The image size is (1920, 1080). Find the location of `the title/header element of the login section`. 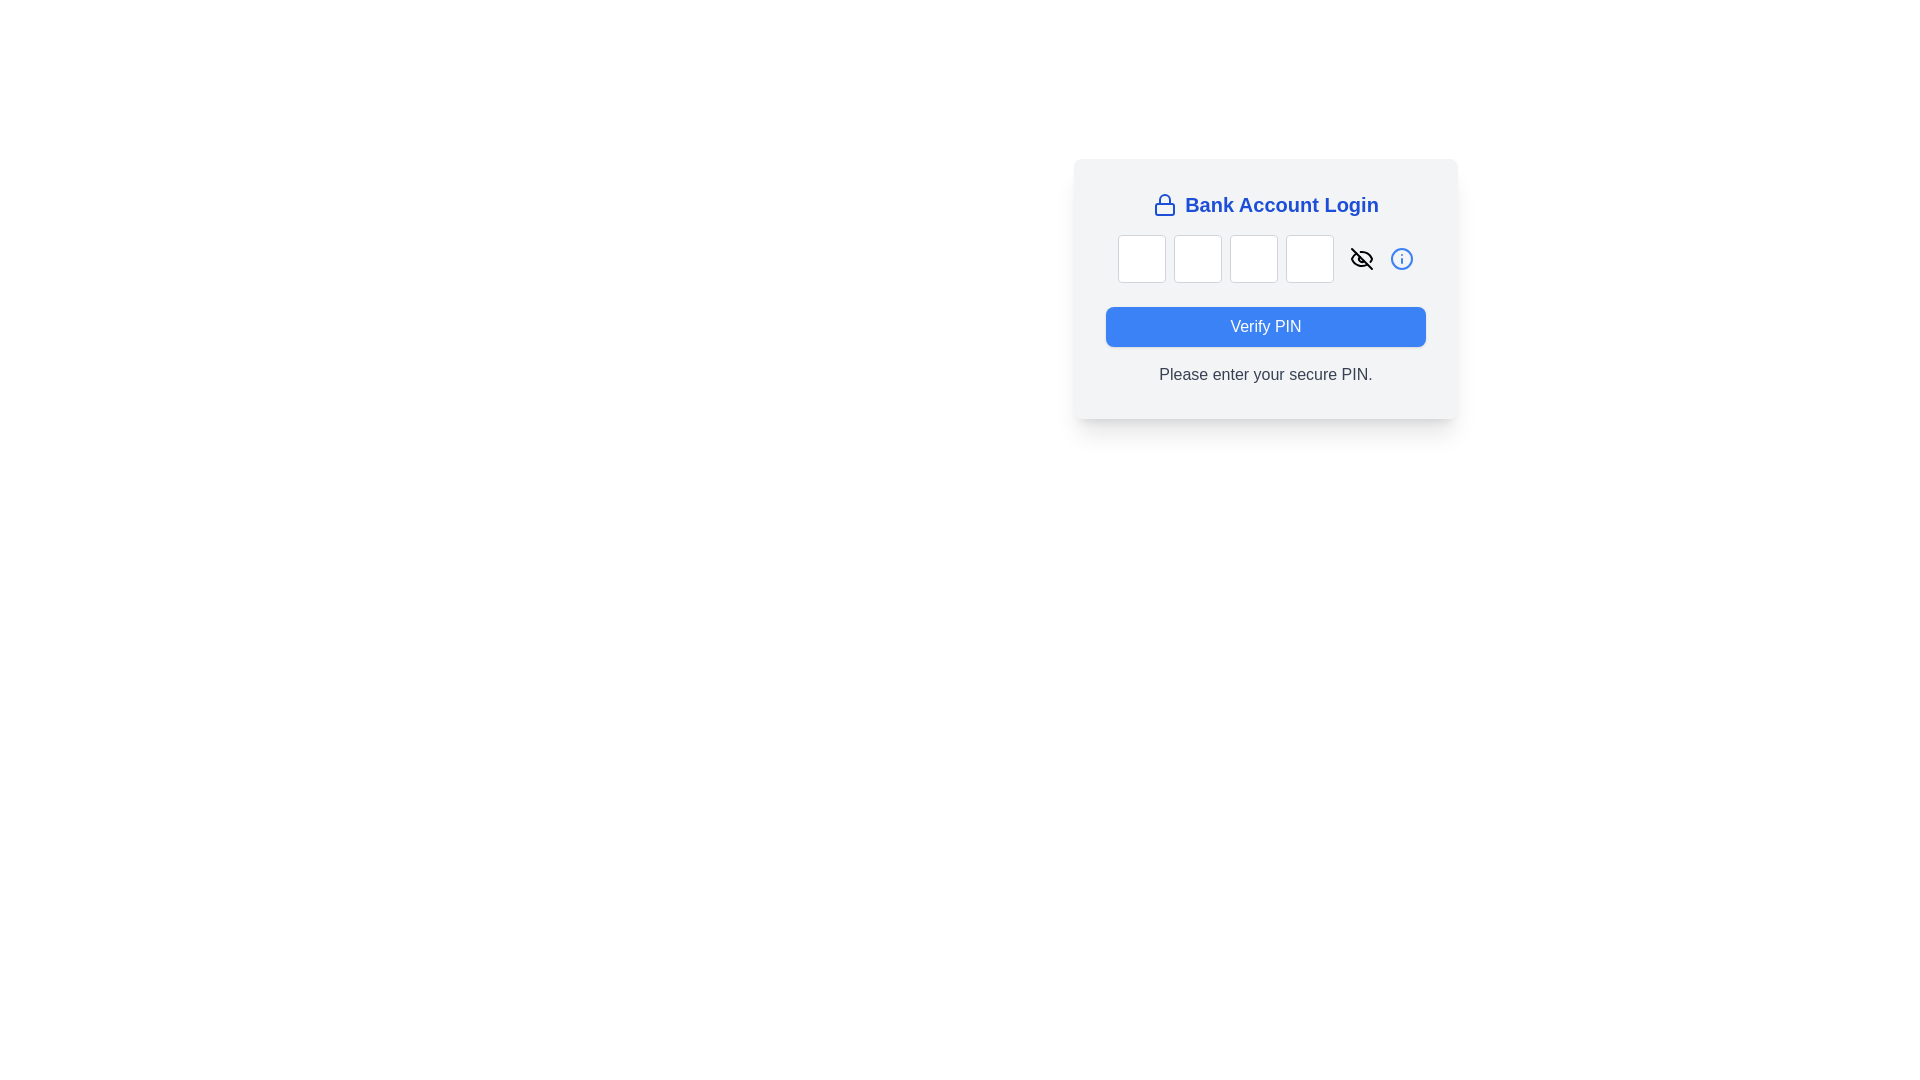

the title/header element of the login section is located at coordinates (1265, 204).